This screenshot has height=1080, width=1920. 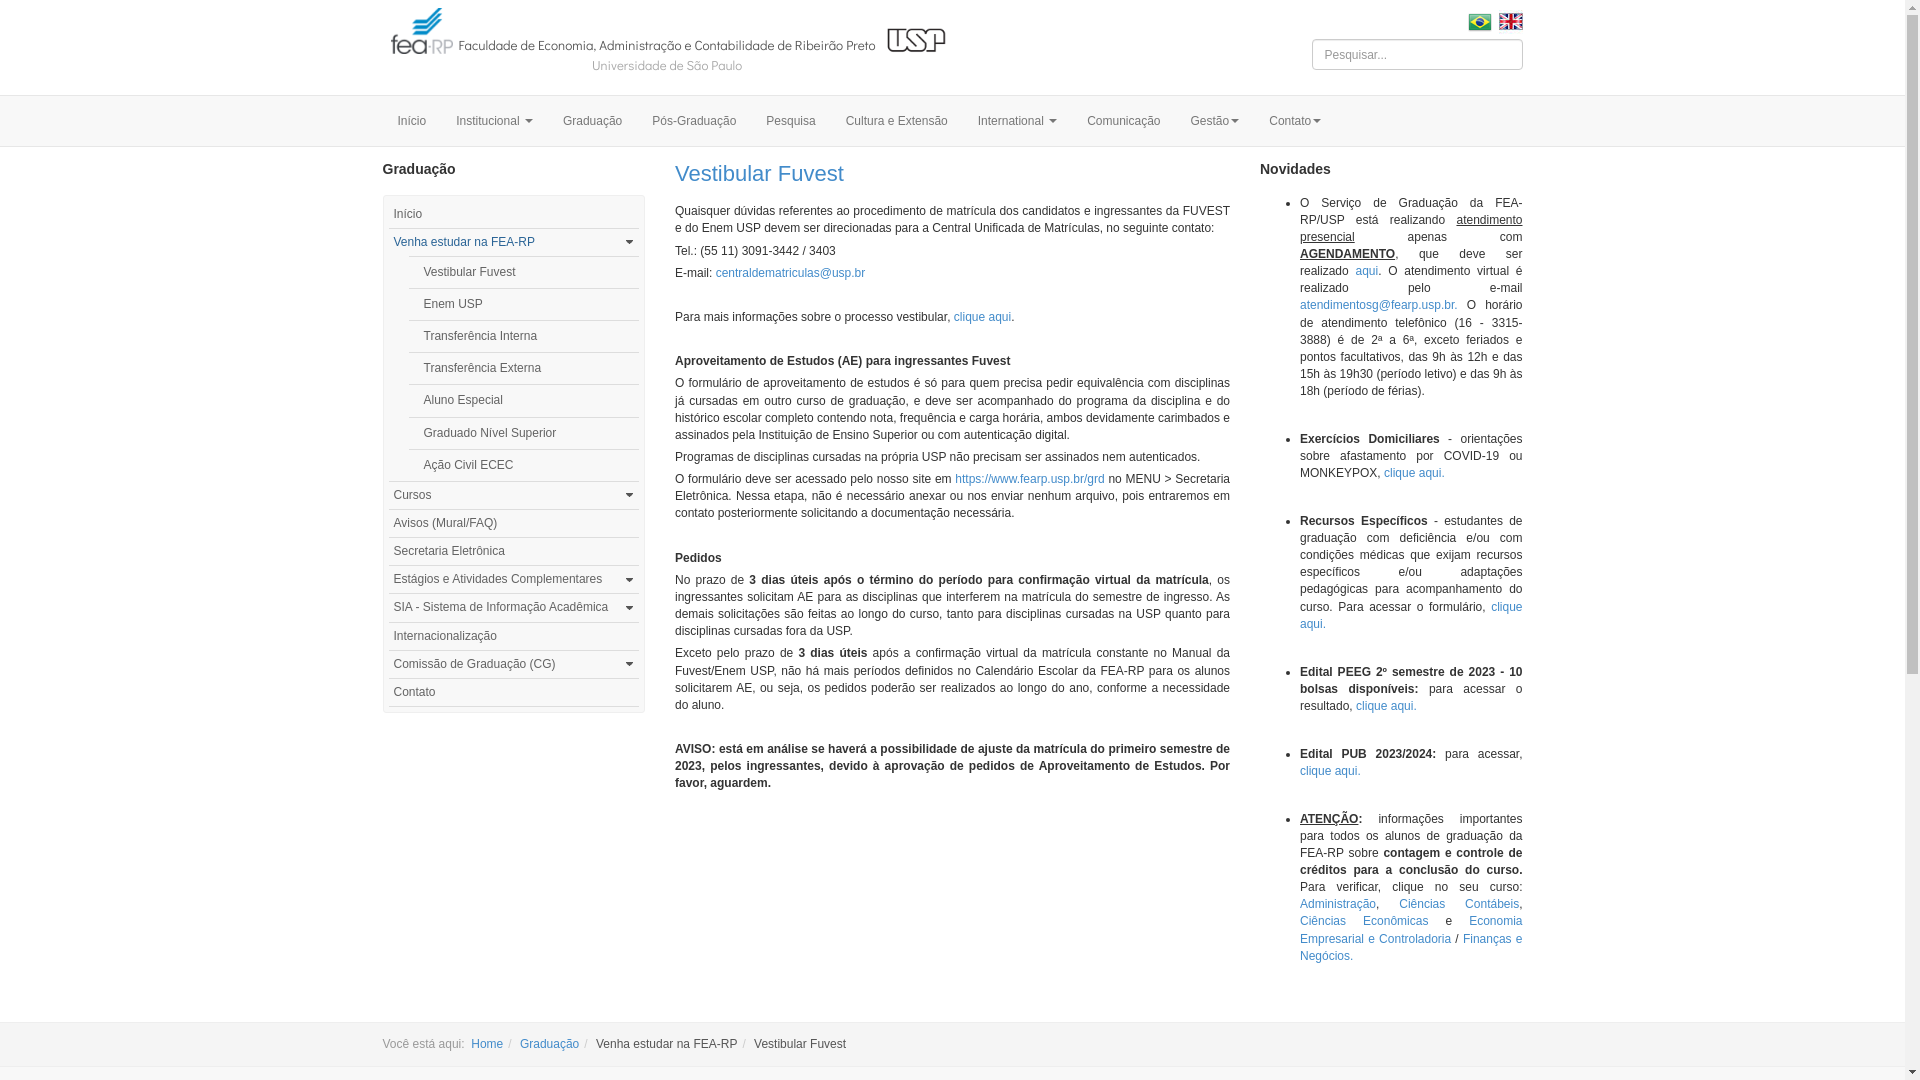 What do you see at coordinates (486, 1043) in the screenshot?
I see `'Home'` at bounding box center [486, 1043].